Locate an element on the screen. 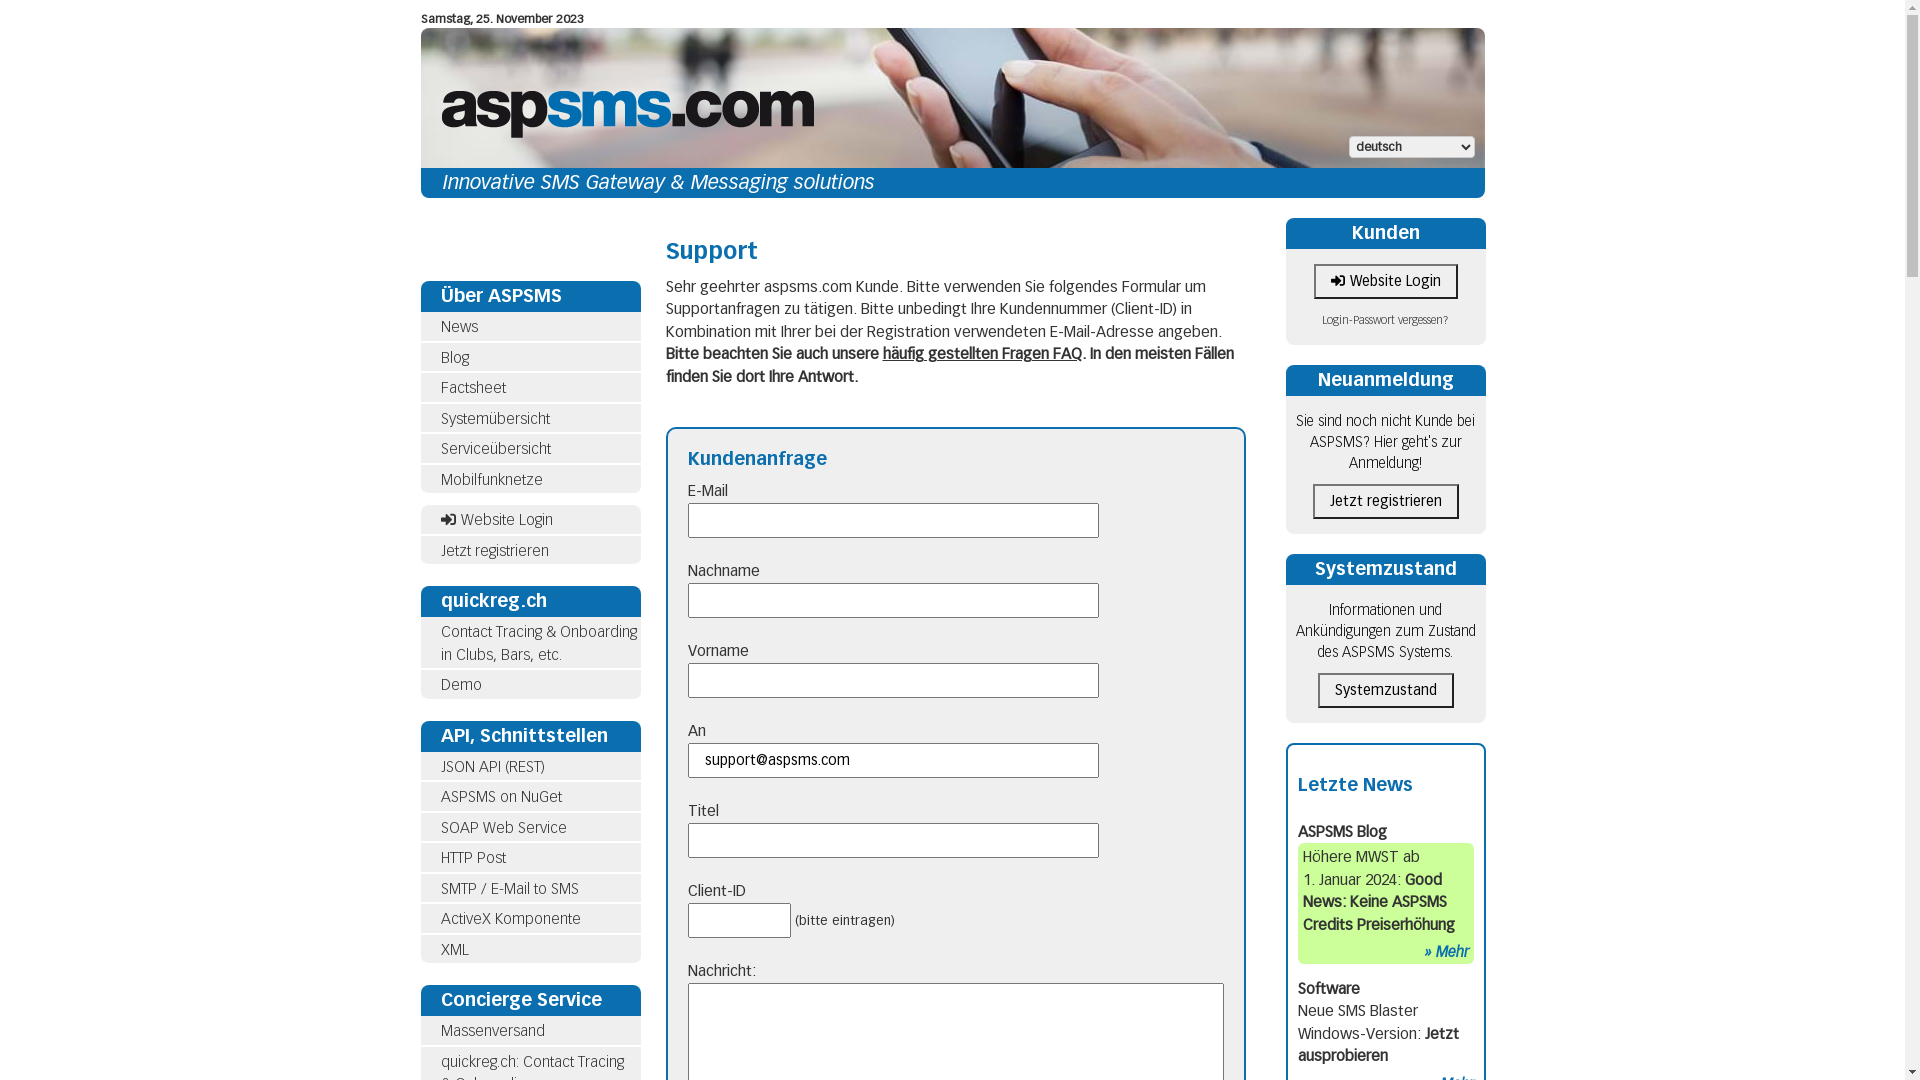 This screenshot has width=1920, height=1080. 'JSON API (REST)' is located at coordinates (491, 766).